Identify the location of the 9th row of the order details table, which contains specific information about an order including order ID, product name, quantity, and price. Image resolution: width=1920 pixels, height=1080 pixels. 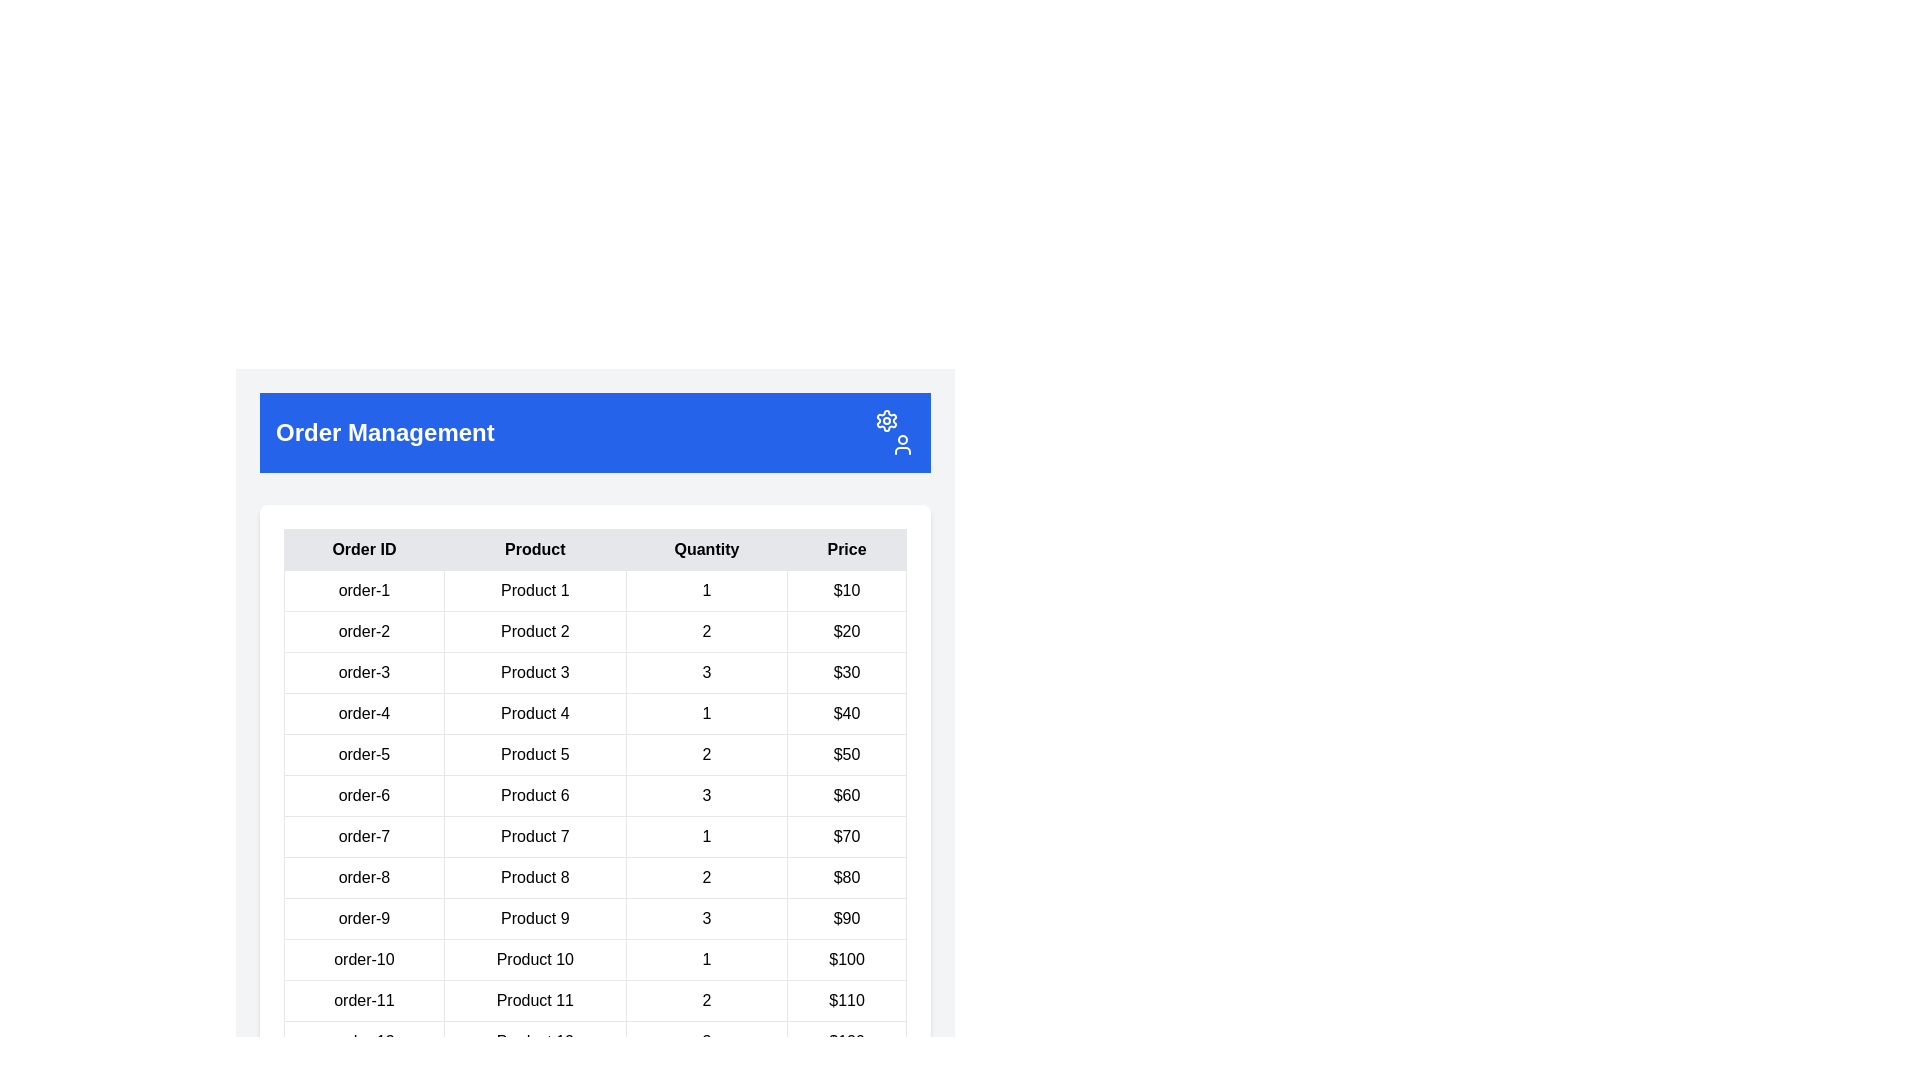
(594, 918).